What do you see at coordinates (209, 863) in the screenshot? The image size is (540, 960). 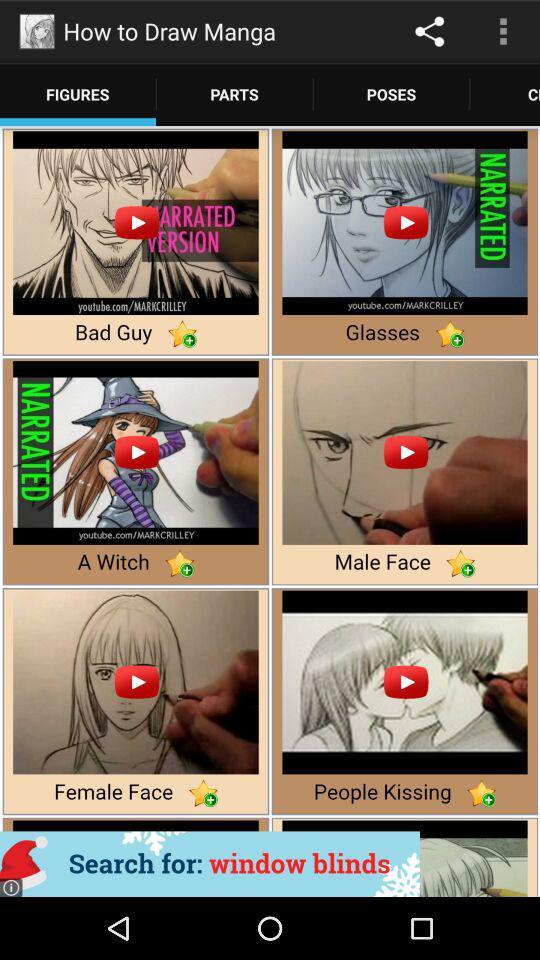 I see `advertisement` at bounding box center [209, 863].